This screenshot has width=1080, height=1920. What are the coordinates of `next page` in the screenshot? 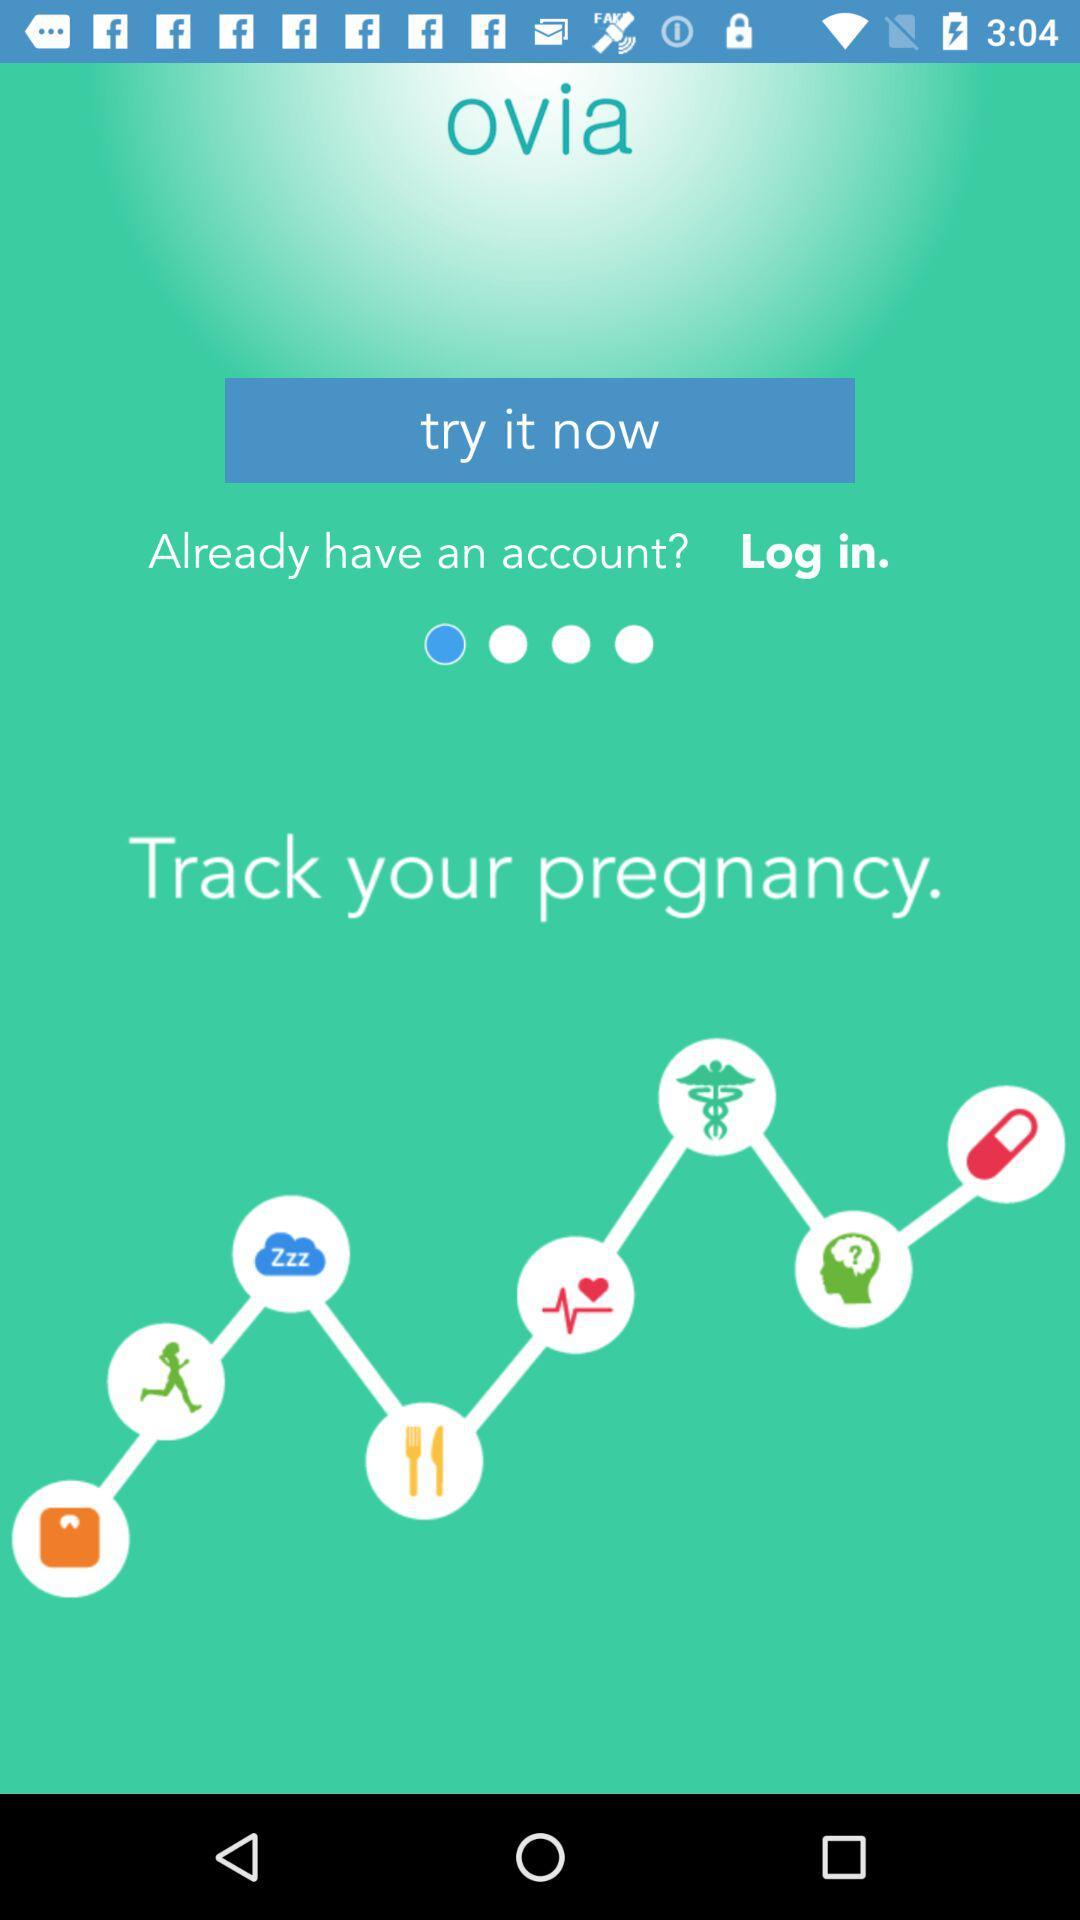 It's located at (507, 644).